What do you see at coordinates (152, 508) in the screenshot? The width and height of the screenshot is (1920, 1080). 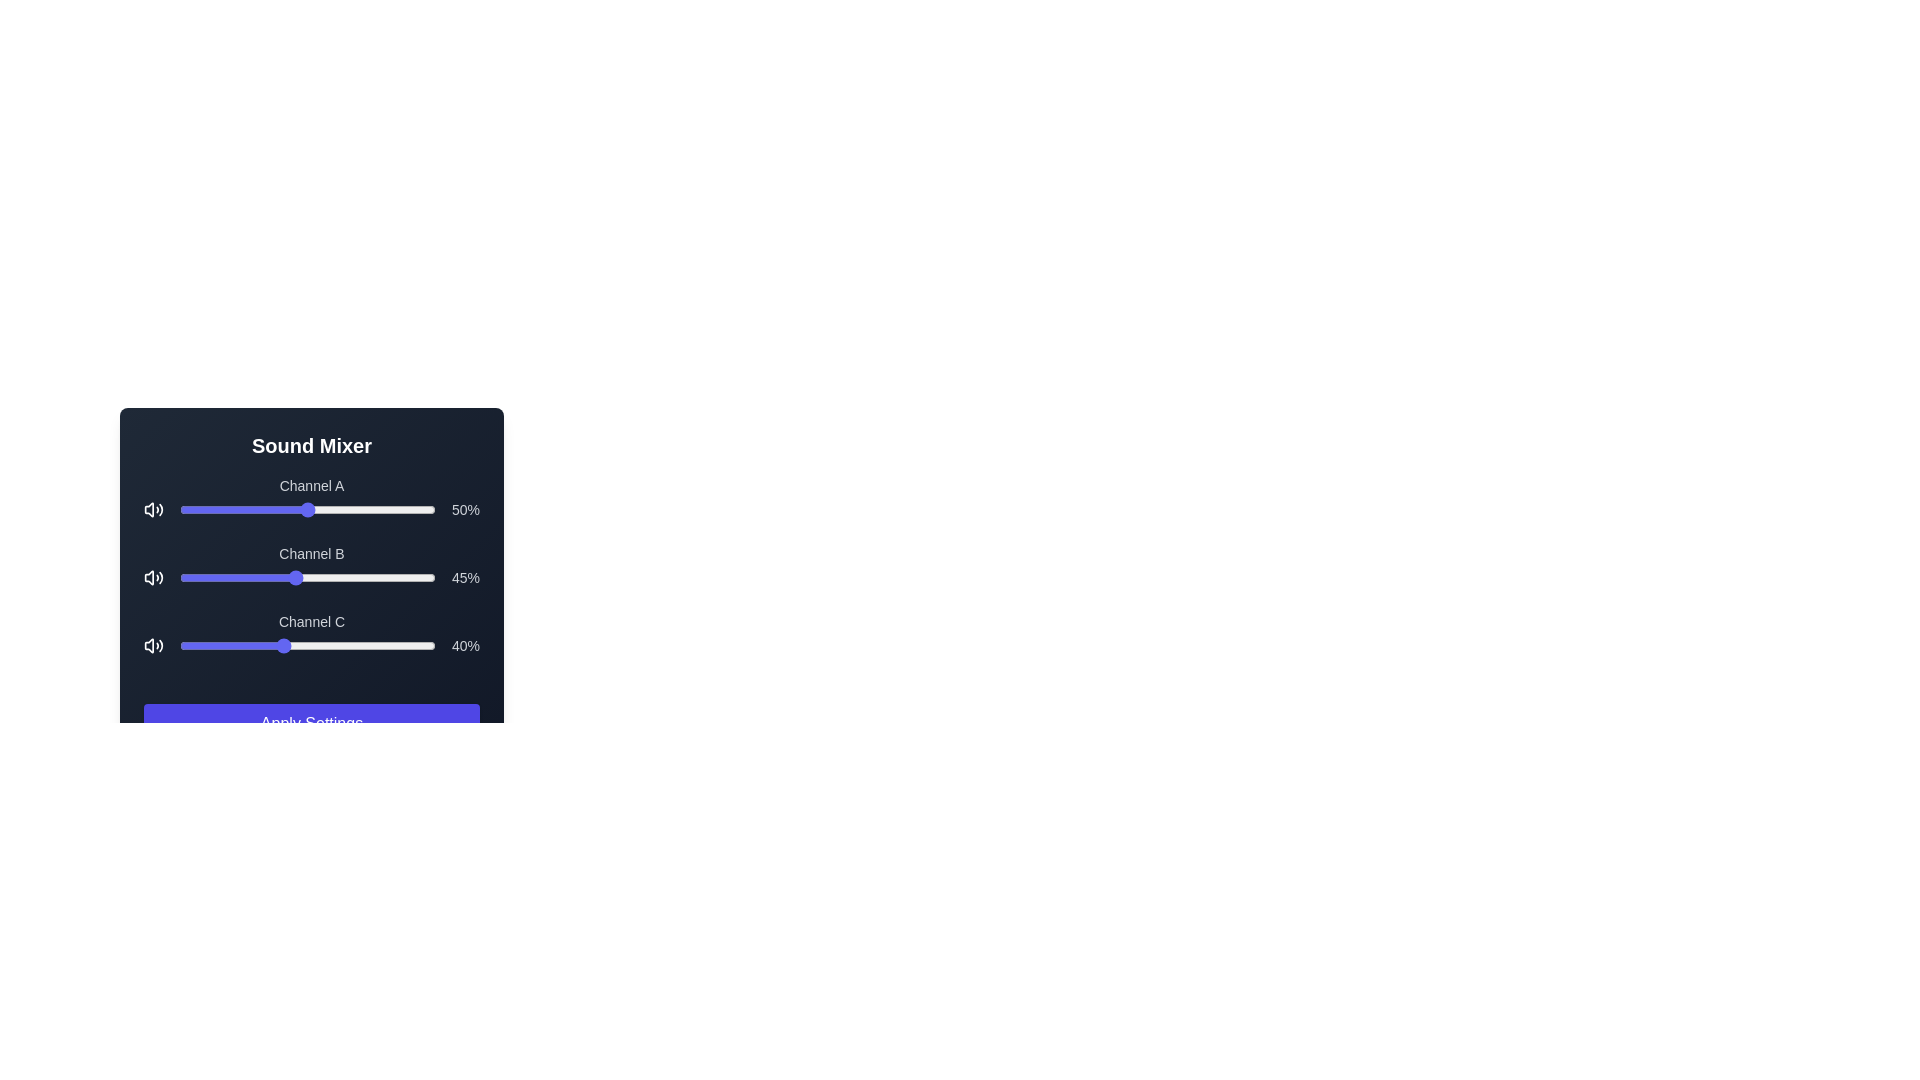 I see `the SVG Icon representing volume control for 'Channel A', located to the left of the slider labeled '50%'` at bounding box center [152, 508].